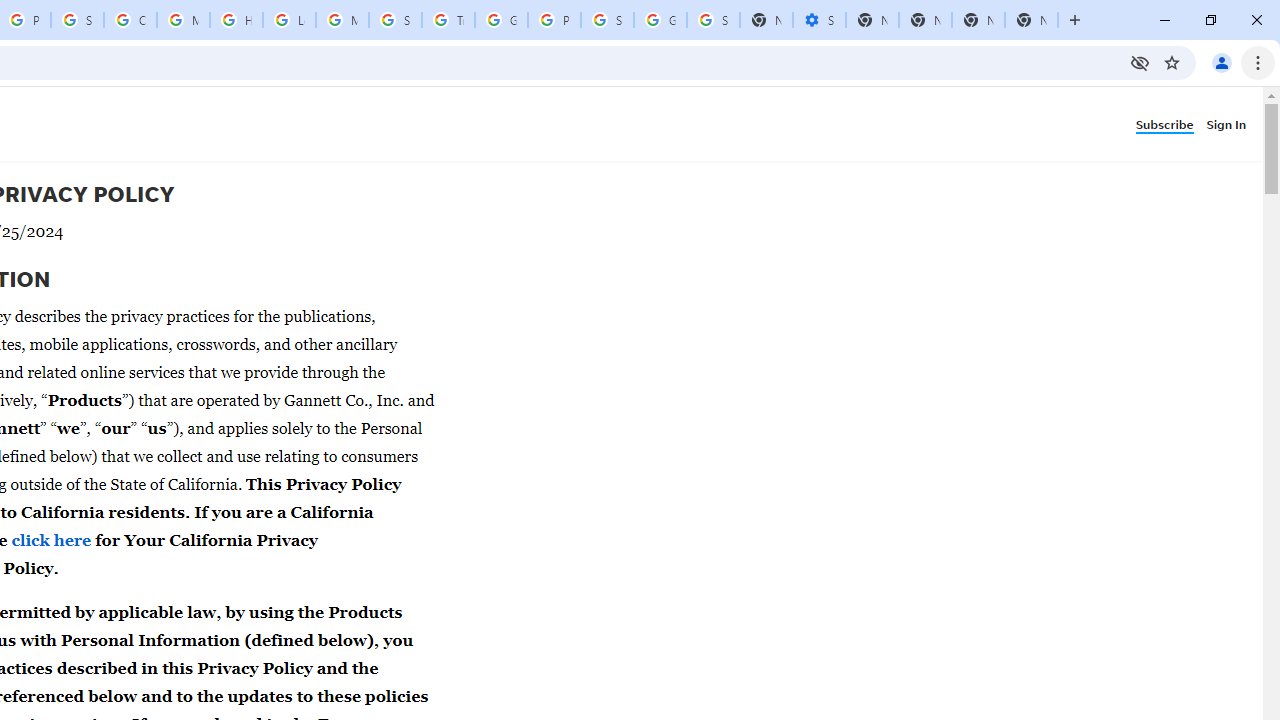  What do you see at coordinates (1031, 20) in the screenshot?
I see `'New Tab'` at bounding box center [1031, 20].